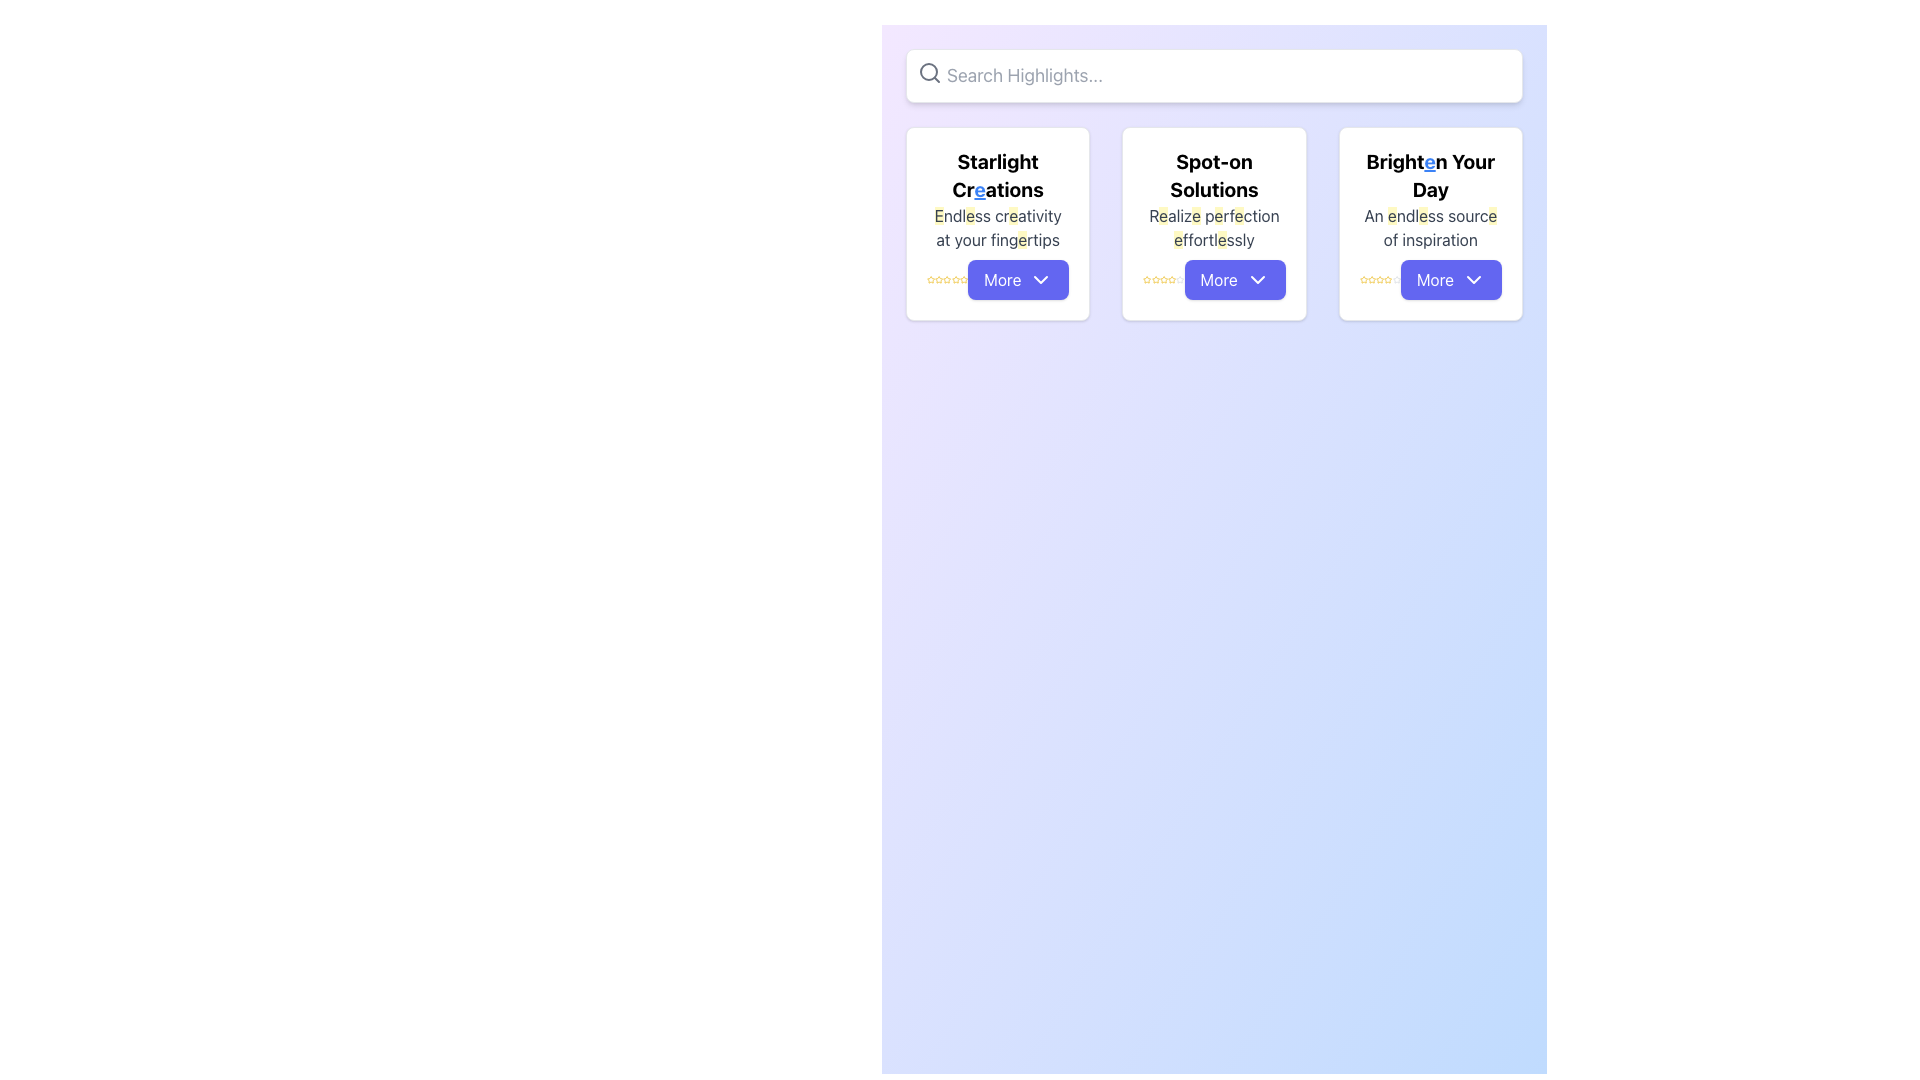 This screenshot has height=1080, width=1920. Describe the element at coordinates (998, 226) in the screenshot. I see `the static text located within the leftmost card titled 'Starlight Creations', positioned above the More button and below the main label, which reads 'Endless creativity at your fingertips'` at that location.